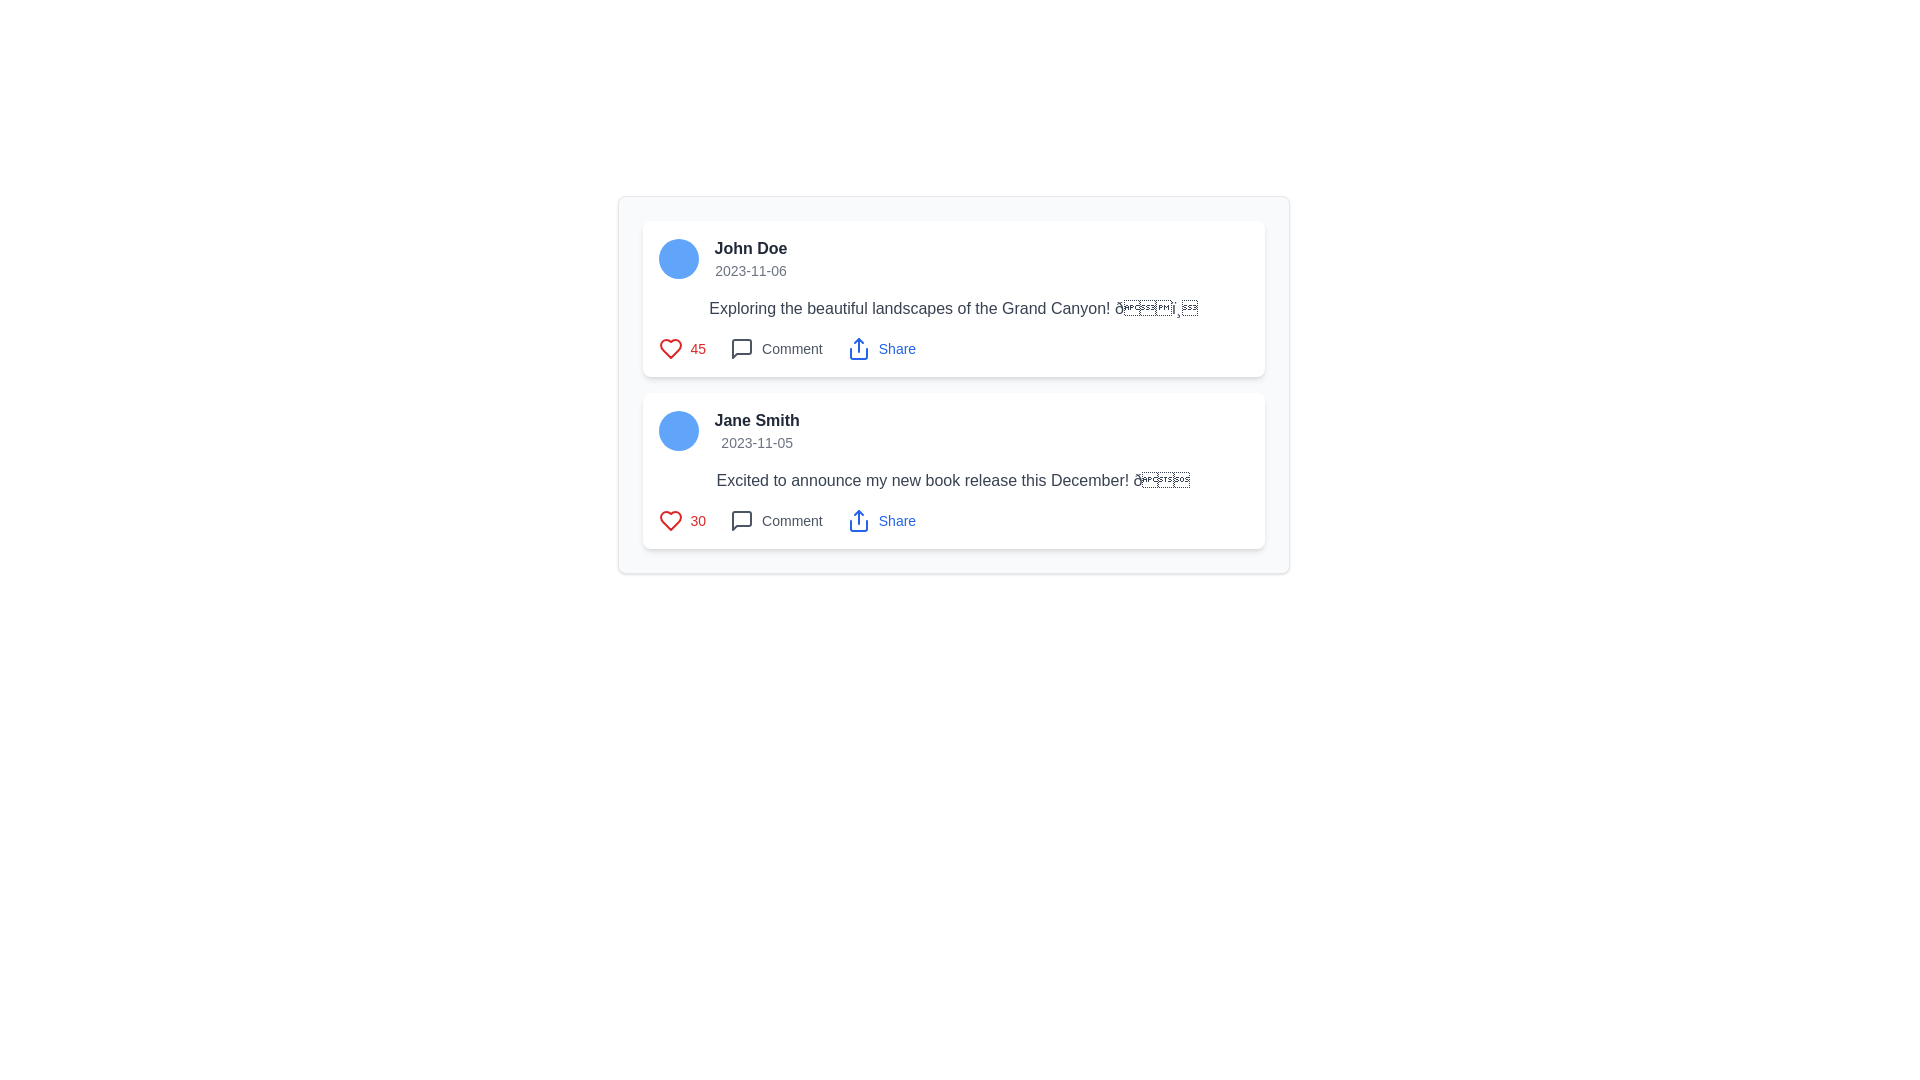 This screenshot has height=1080, width=1920. What do you see at coordinates (698, 347) in the screenshot?
I see `the Text label displaying the count of interactions located to the immediate right of the red heart icon in the second post of a vertical stack of user posts` at bounding box center [698, 347].